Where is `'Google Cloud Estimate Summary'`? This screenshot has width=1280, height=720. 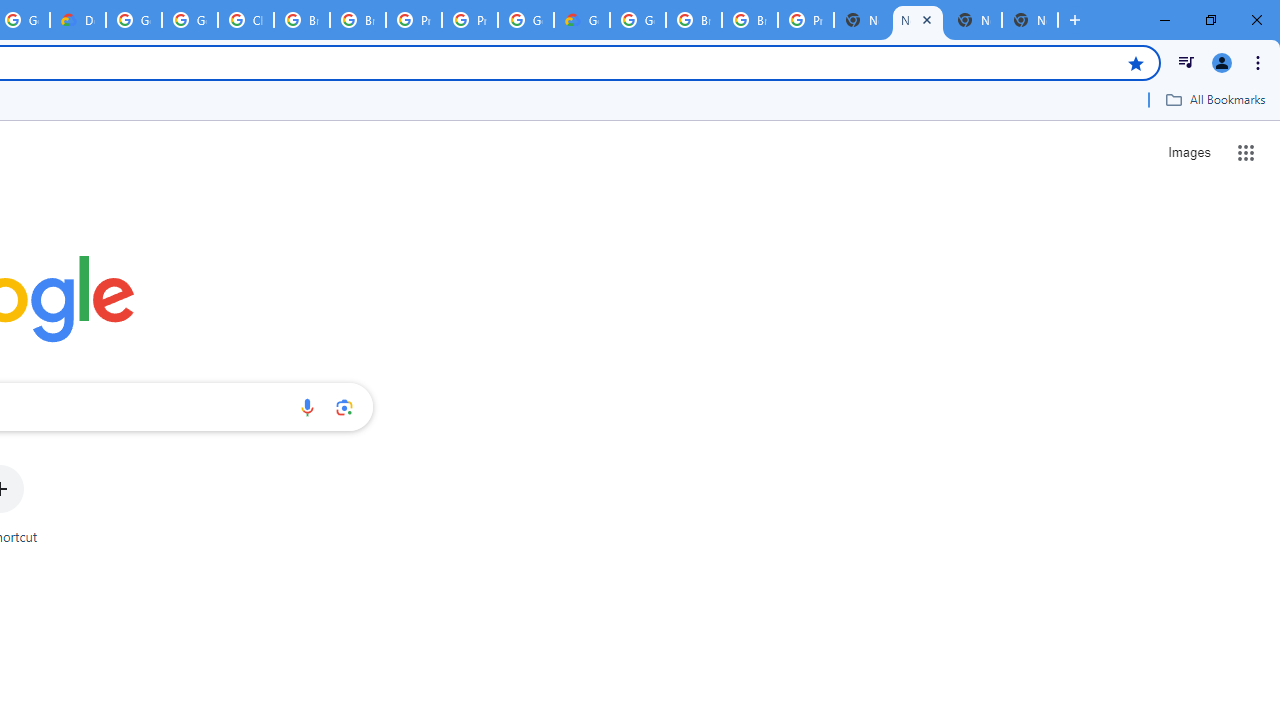 'Google Cloud Estimate Summary' is located at coordinates (581, 20).